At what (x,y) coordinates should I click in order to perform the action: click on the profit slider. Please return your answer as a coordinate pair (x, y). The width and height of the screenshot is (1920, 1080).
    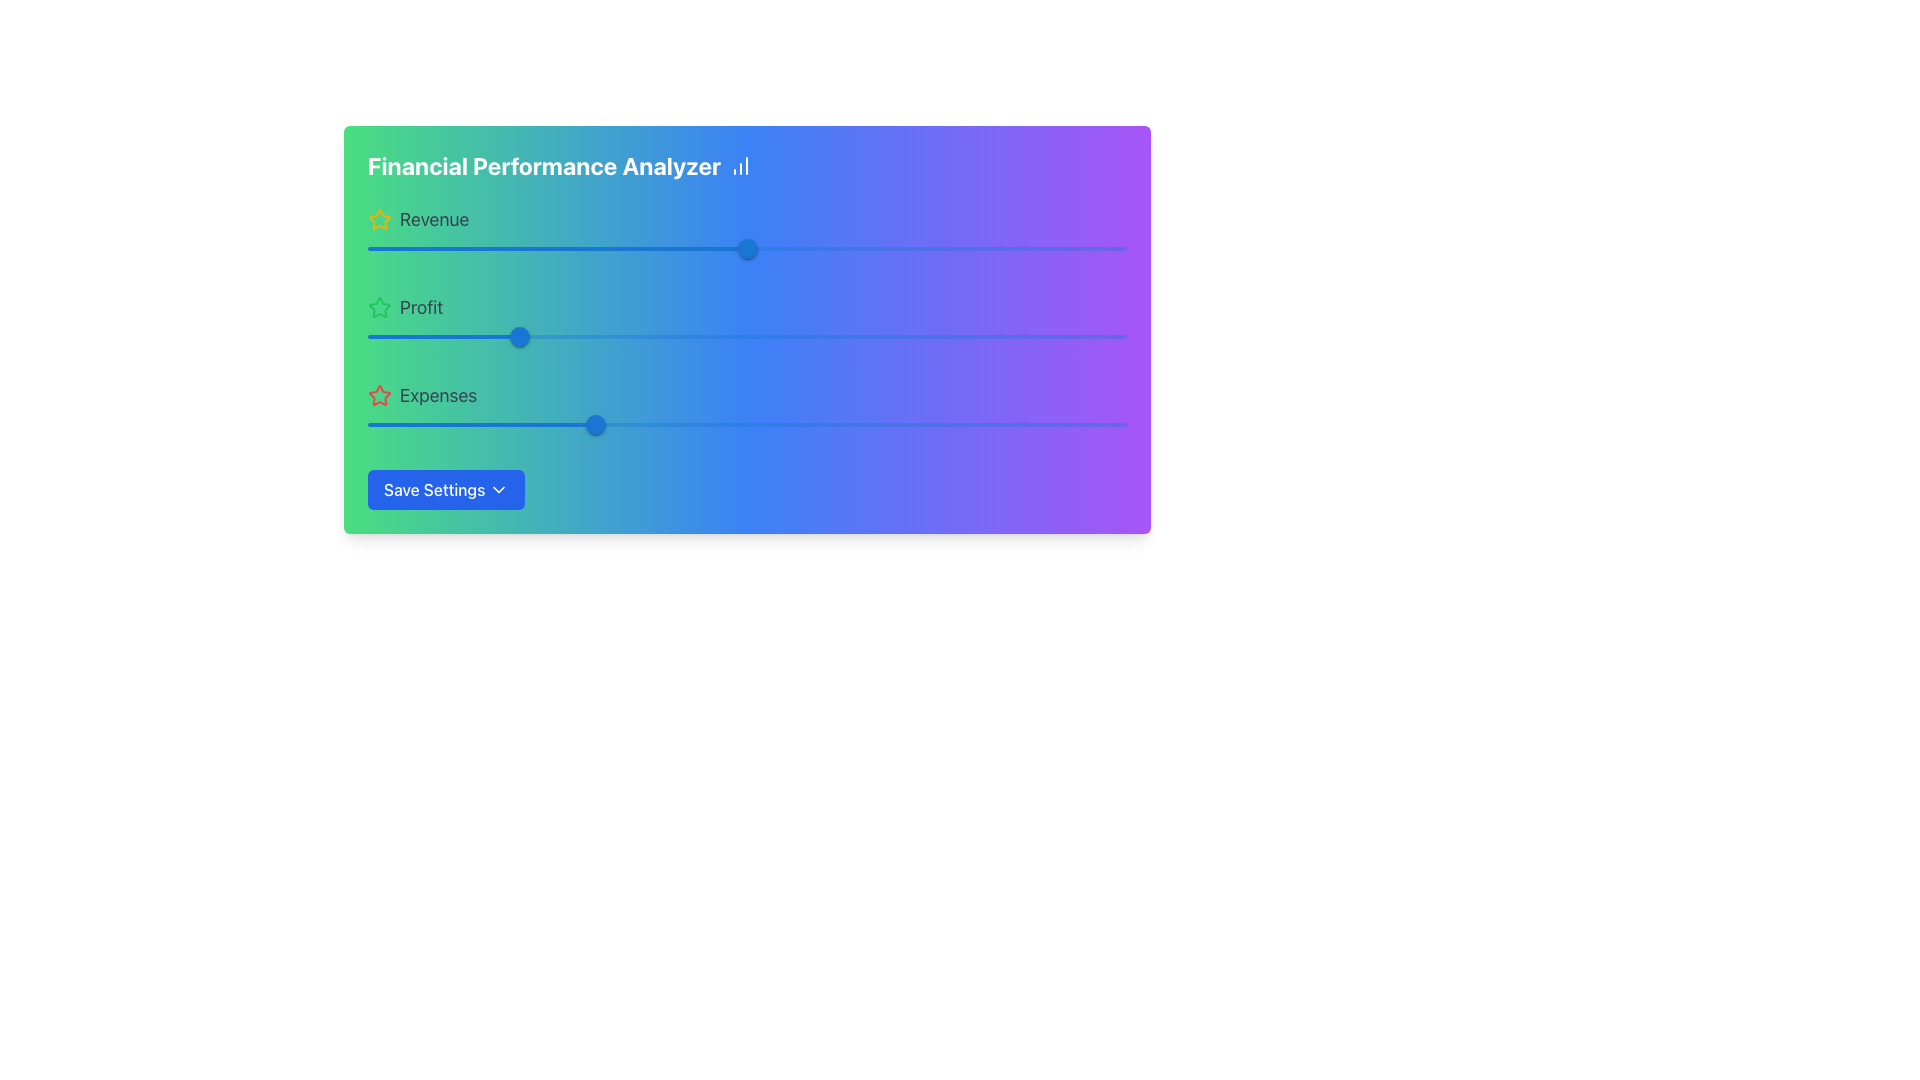
    Looking at the image, I should click on (509, 335).